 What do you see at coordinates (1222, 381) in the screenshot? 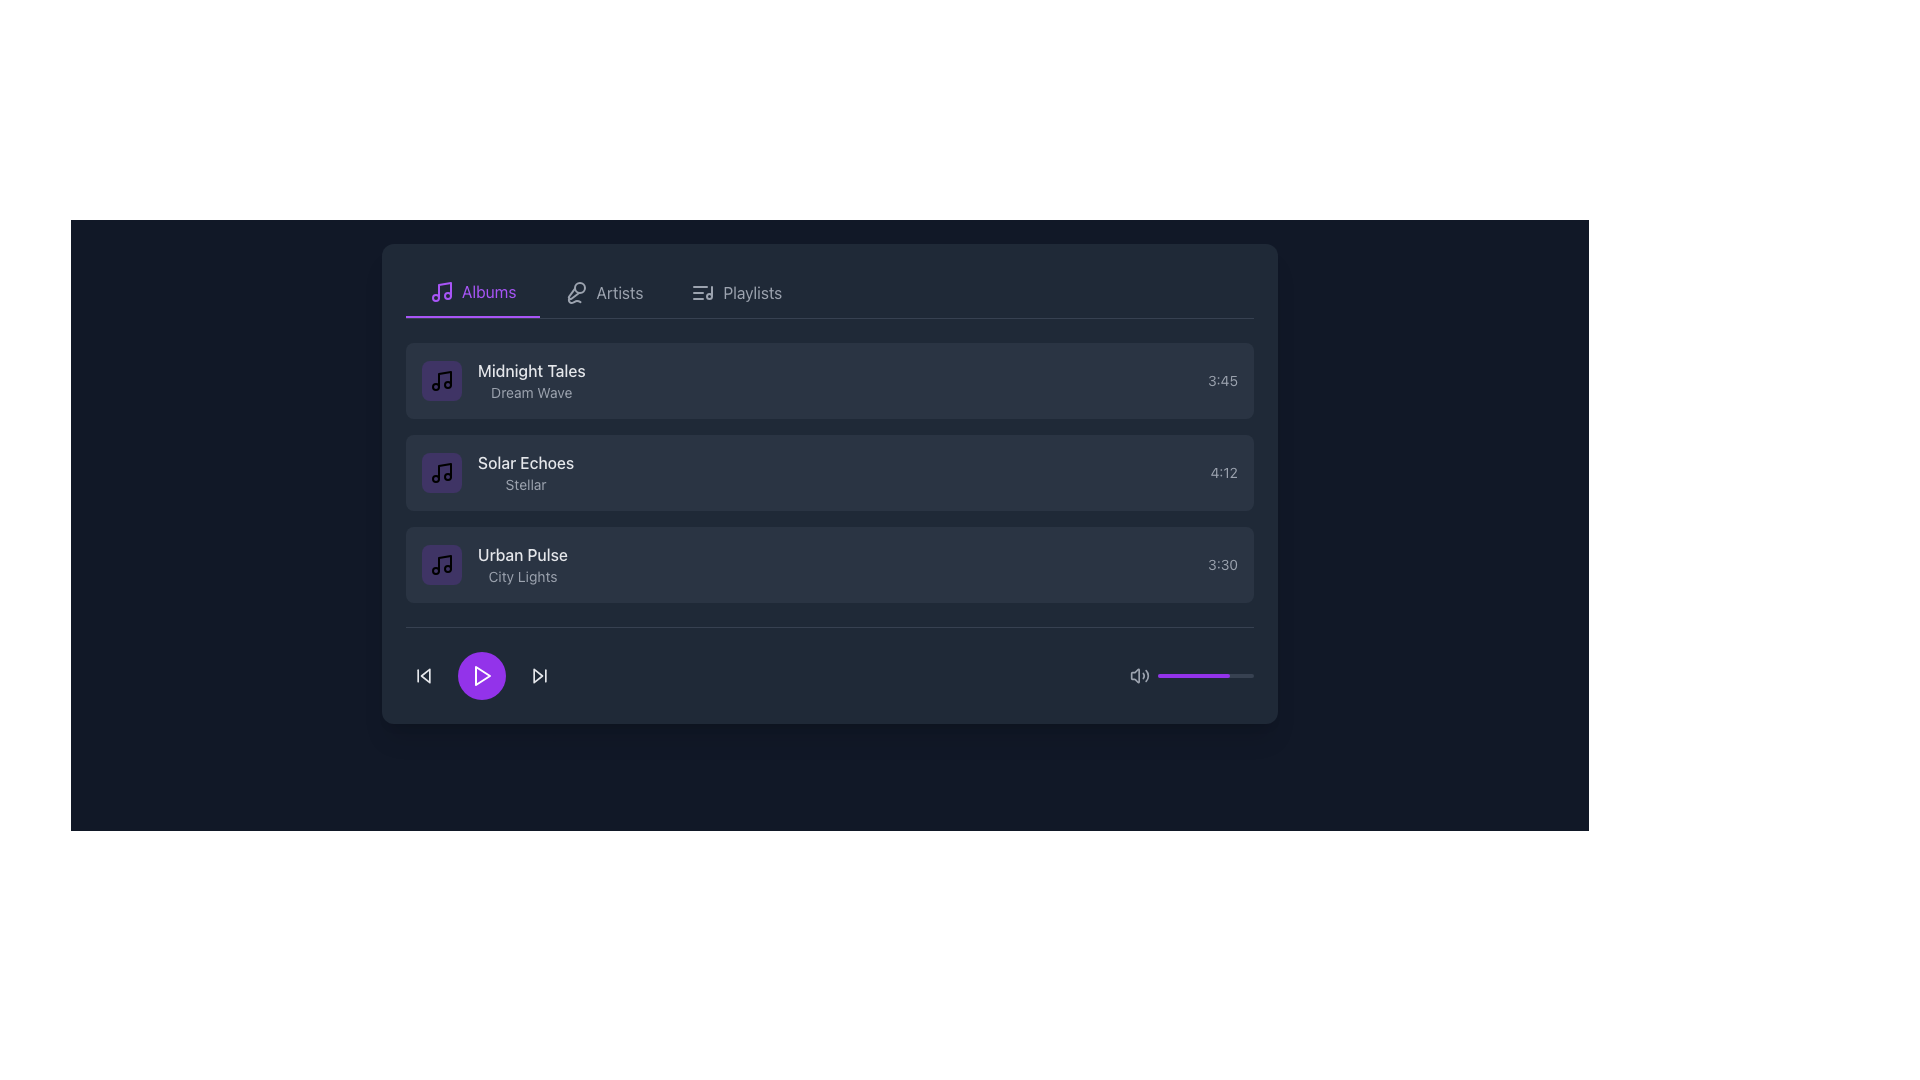
I see `the text label displaying the value '3:45', which is styled in gray and located to the far right of the first track item in the playlist` at bounding box center [1222, 381].